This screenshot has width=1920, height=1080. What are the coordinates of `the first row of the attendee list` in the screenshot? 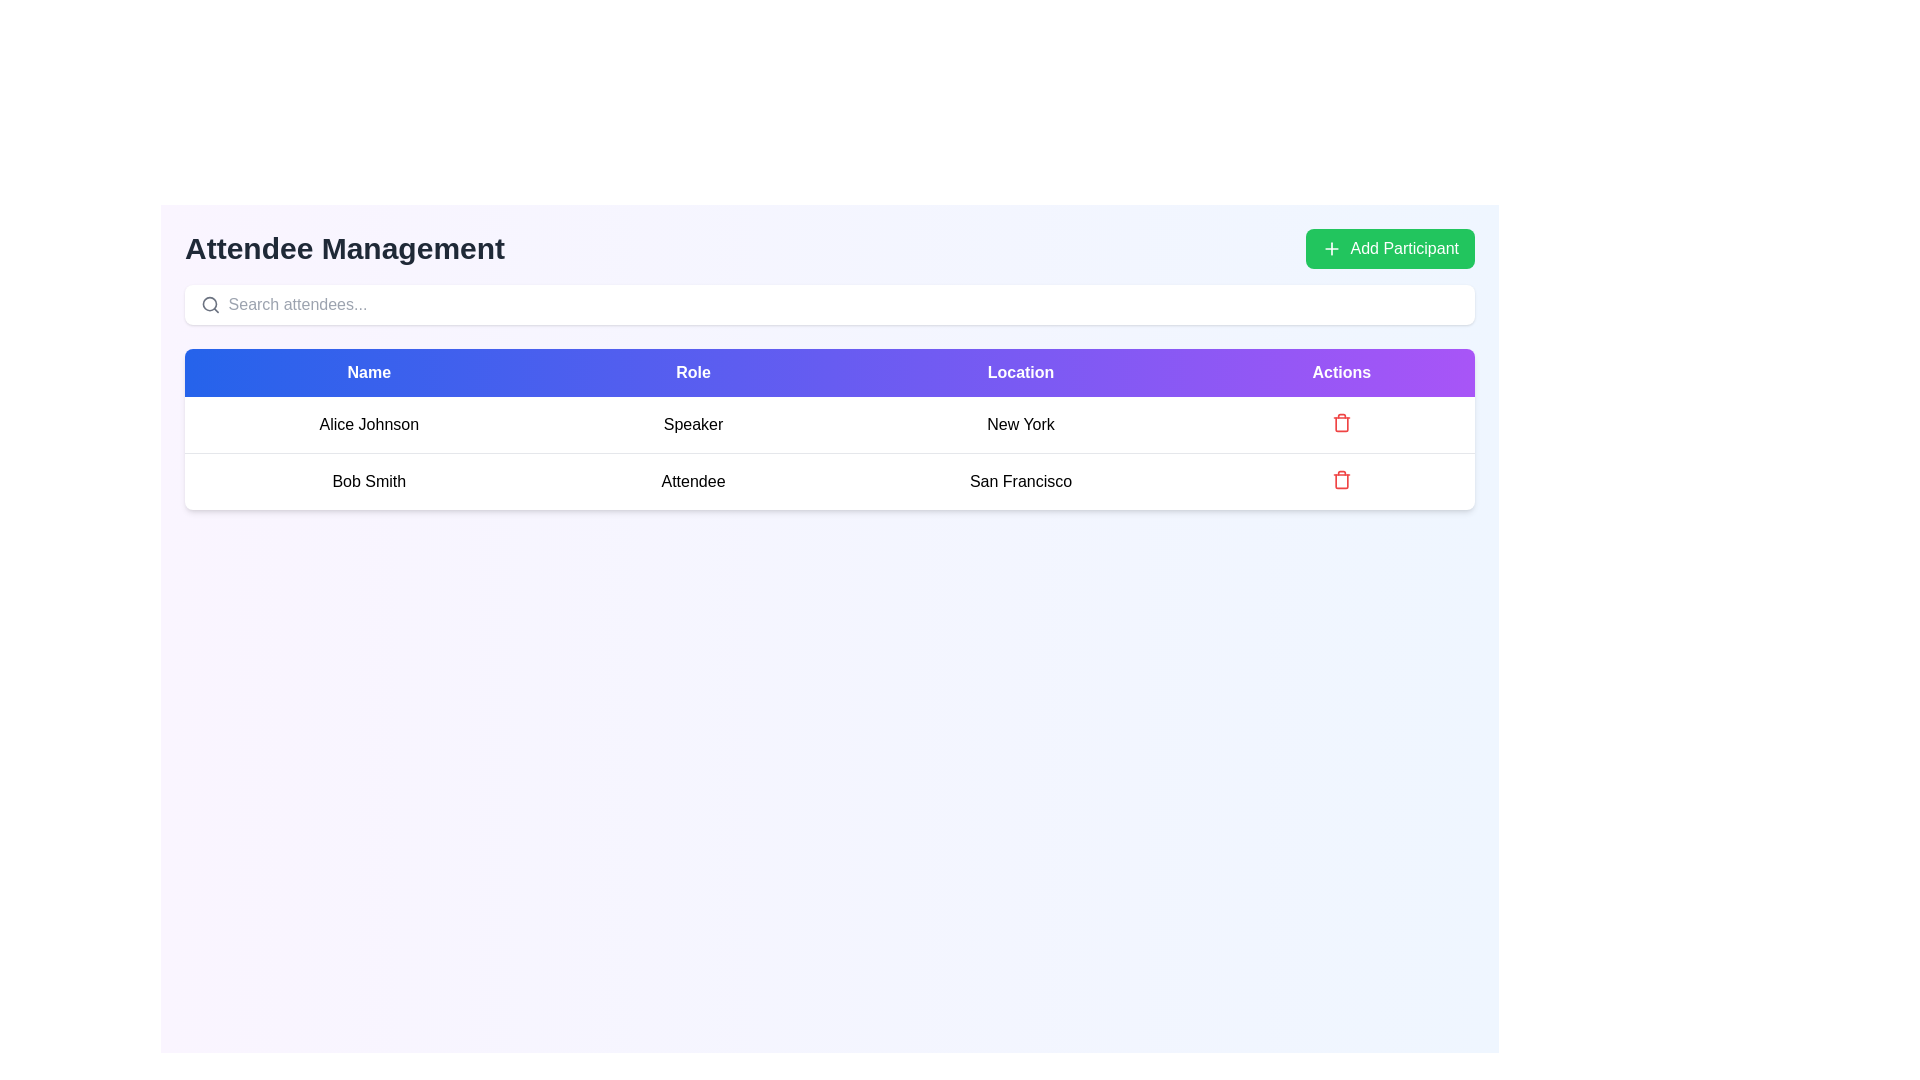 It's located at (830, 423).